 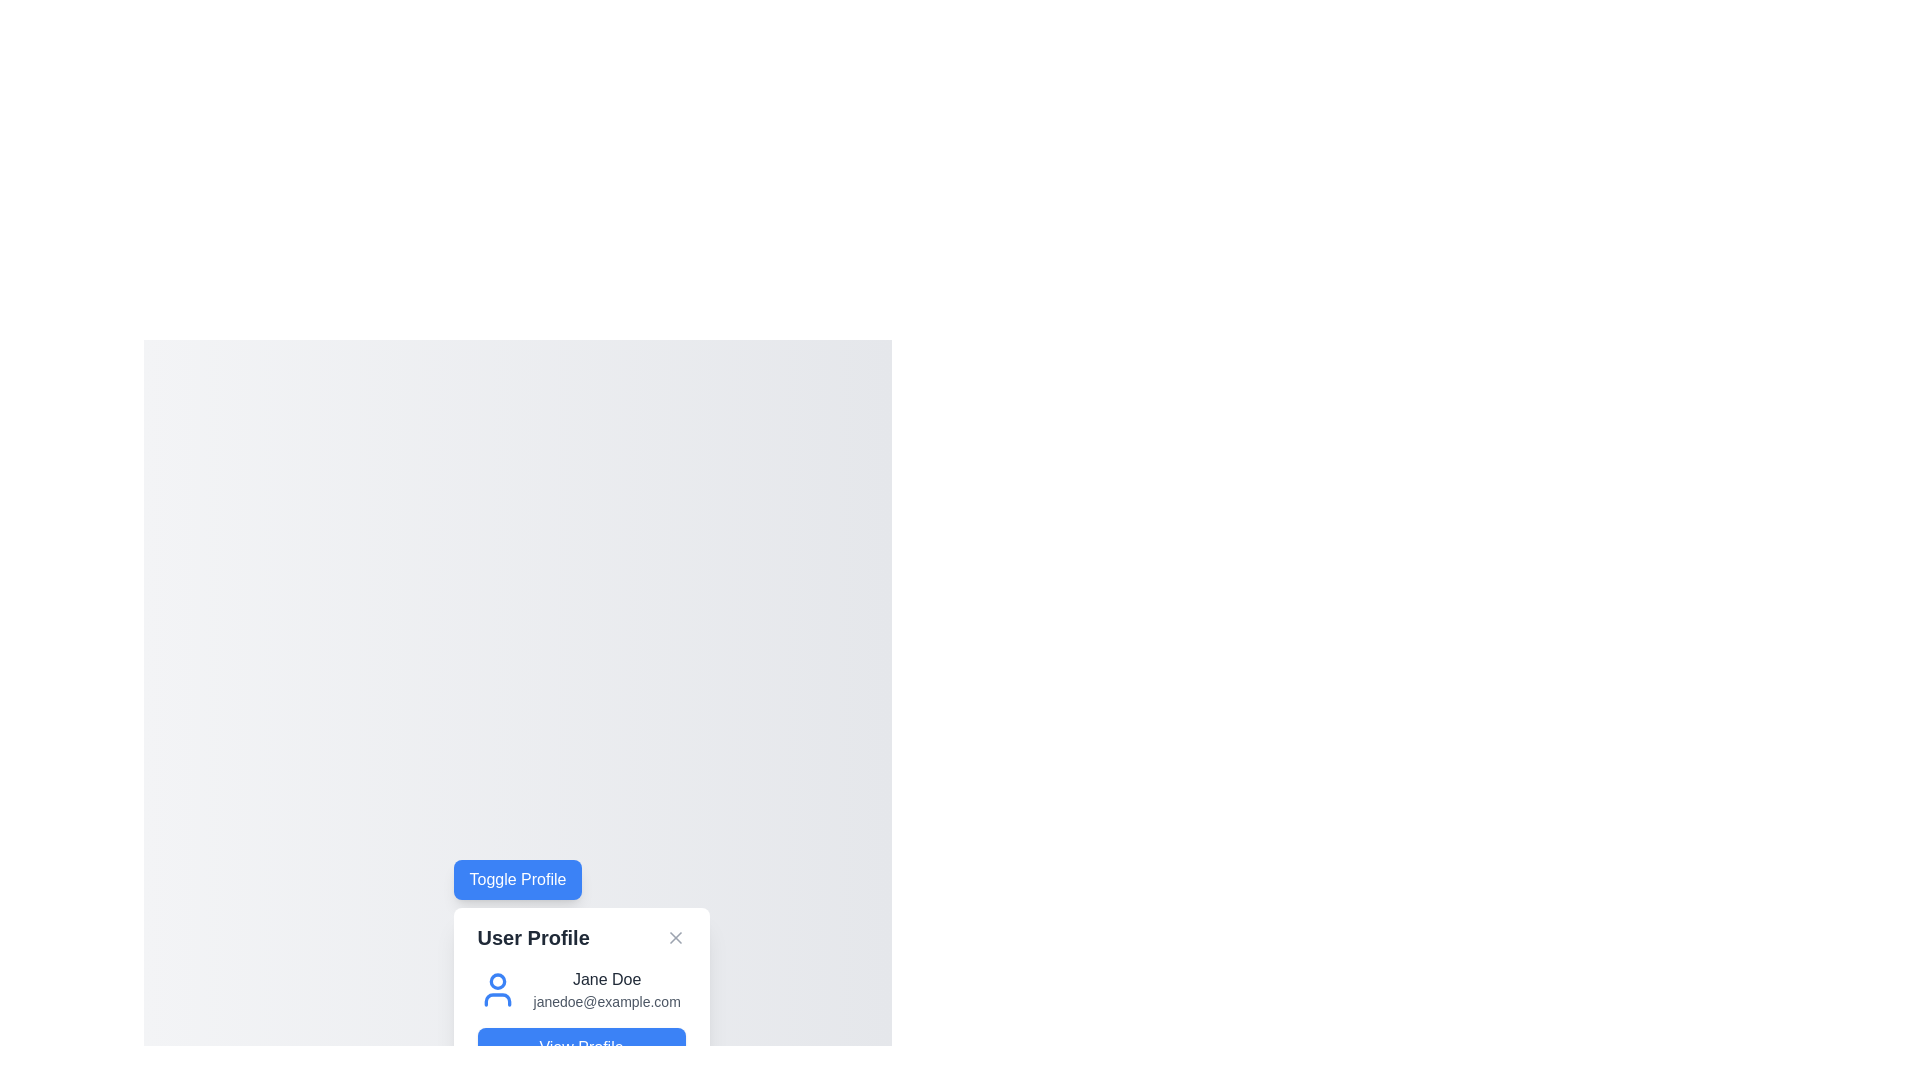 I want to click on the blue 'Toggle Profile' button with white text for visual feedback, so click(x=518, y=878).